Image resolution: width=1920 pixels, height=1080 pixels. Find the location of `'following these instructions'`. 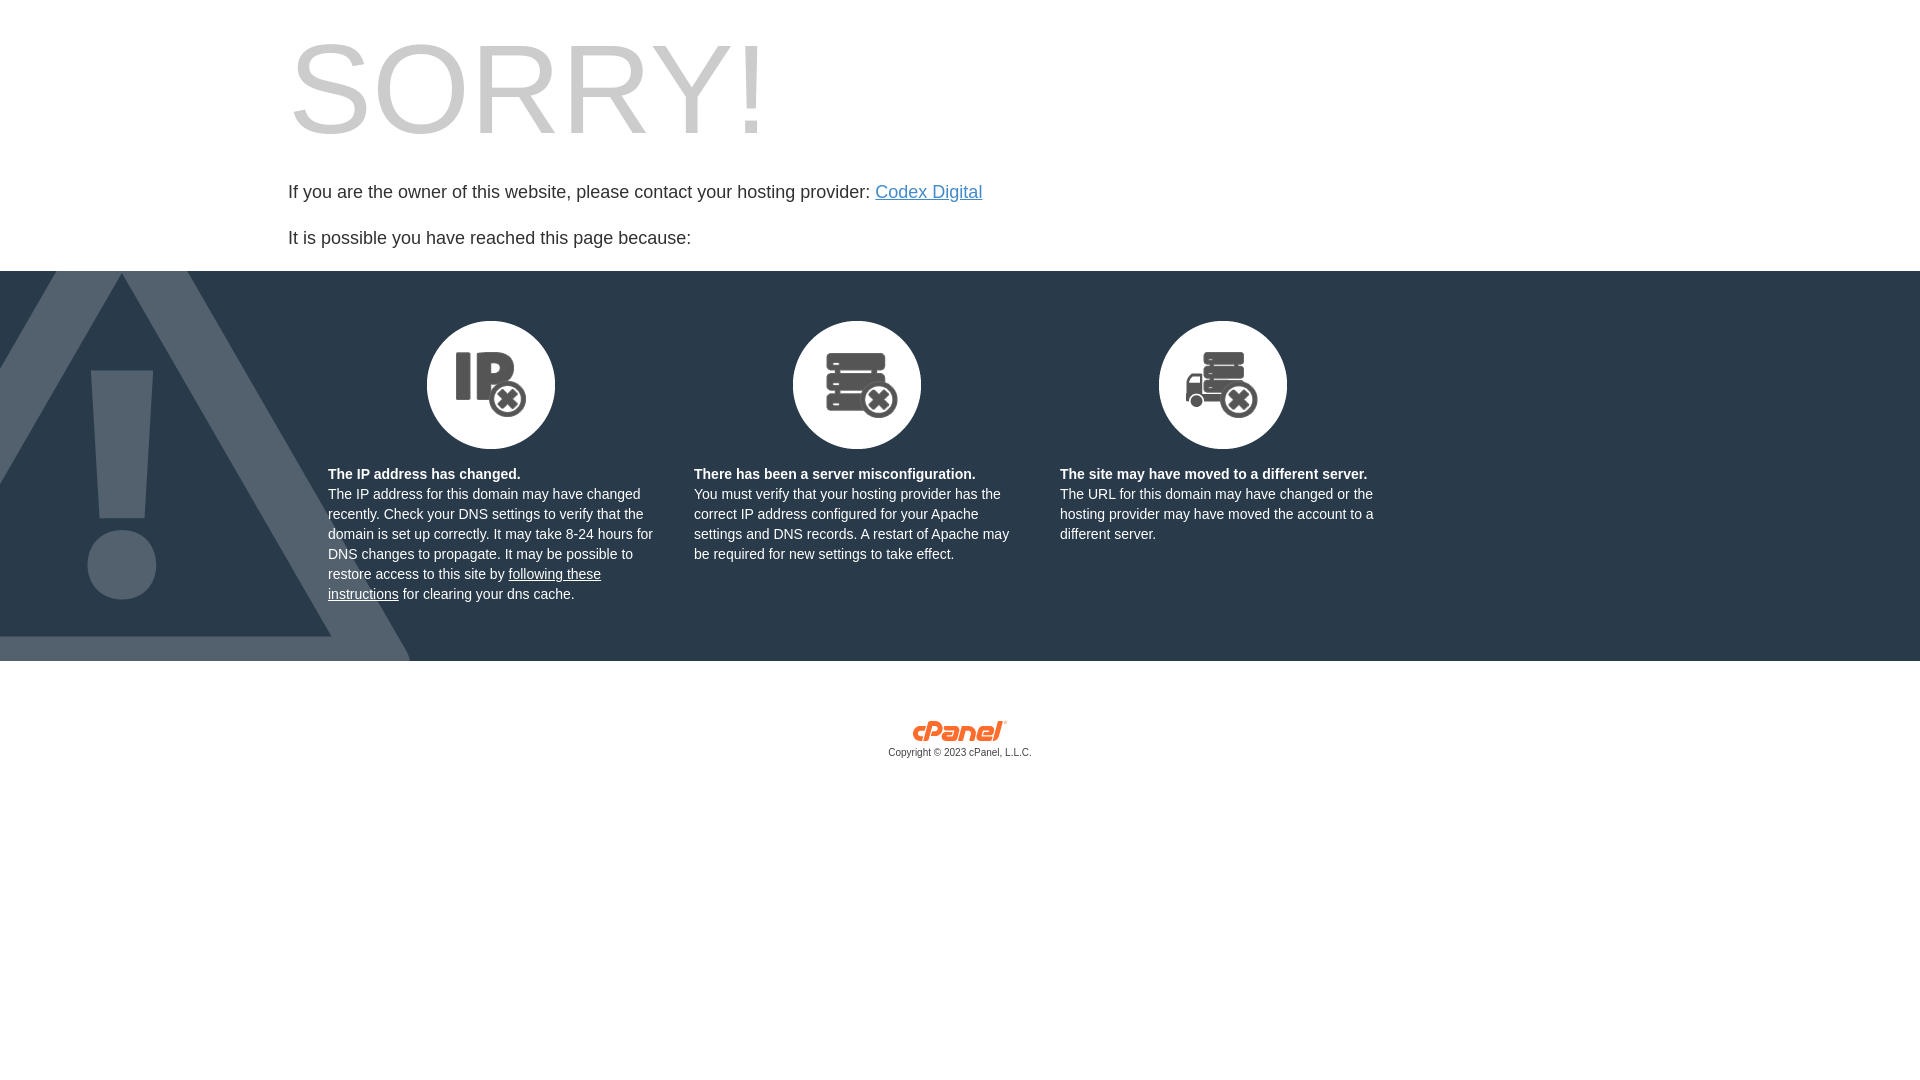

'following these instructions' is located at coordinates (463, 583).